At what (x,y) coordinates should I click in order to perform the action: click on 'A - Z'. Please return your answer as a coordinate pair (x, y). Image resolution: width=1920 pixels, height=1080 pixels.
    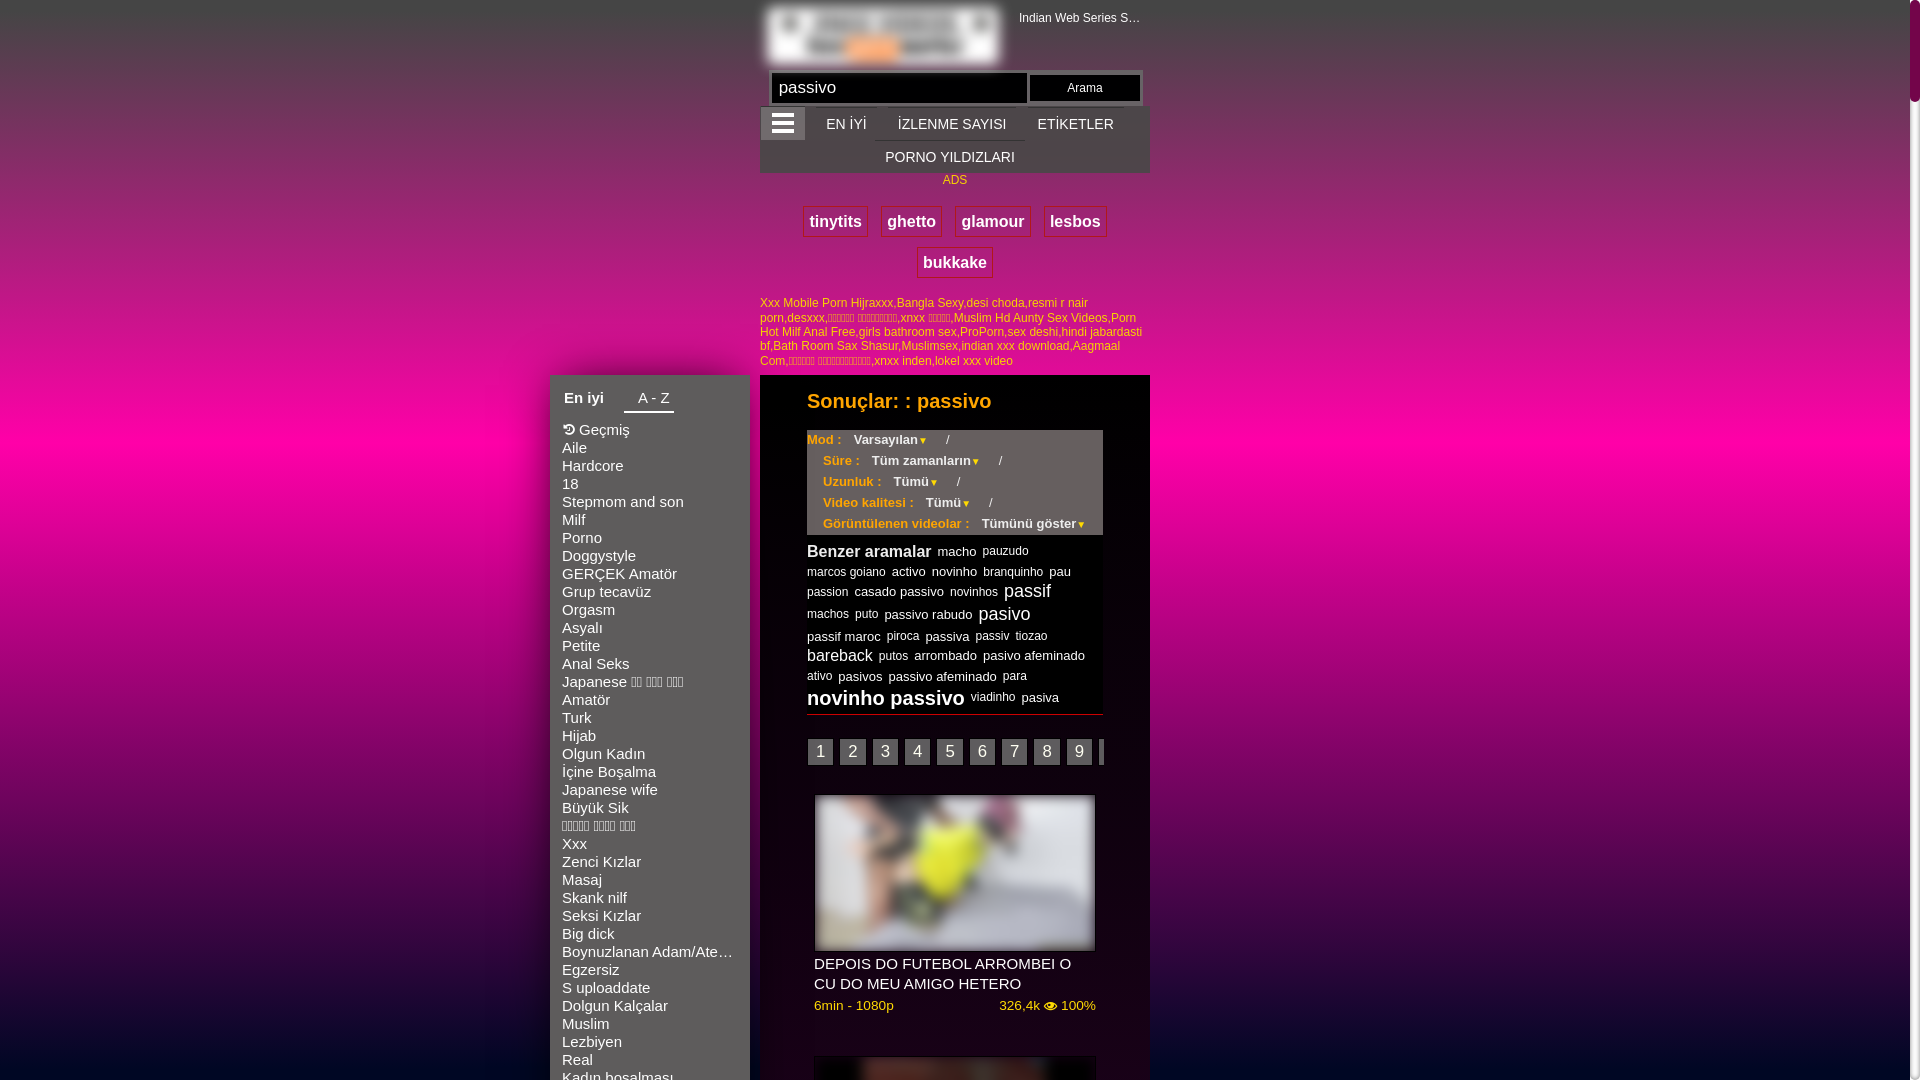
    Looking at the image, I should click on (648, 401).